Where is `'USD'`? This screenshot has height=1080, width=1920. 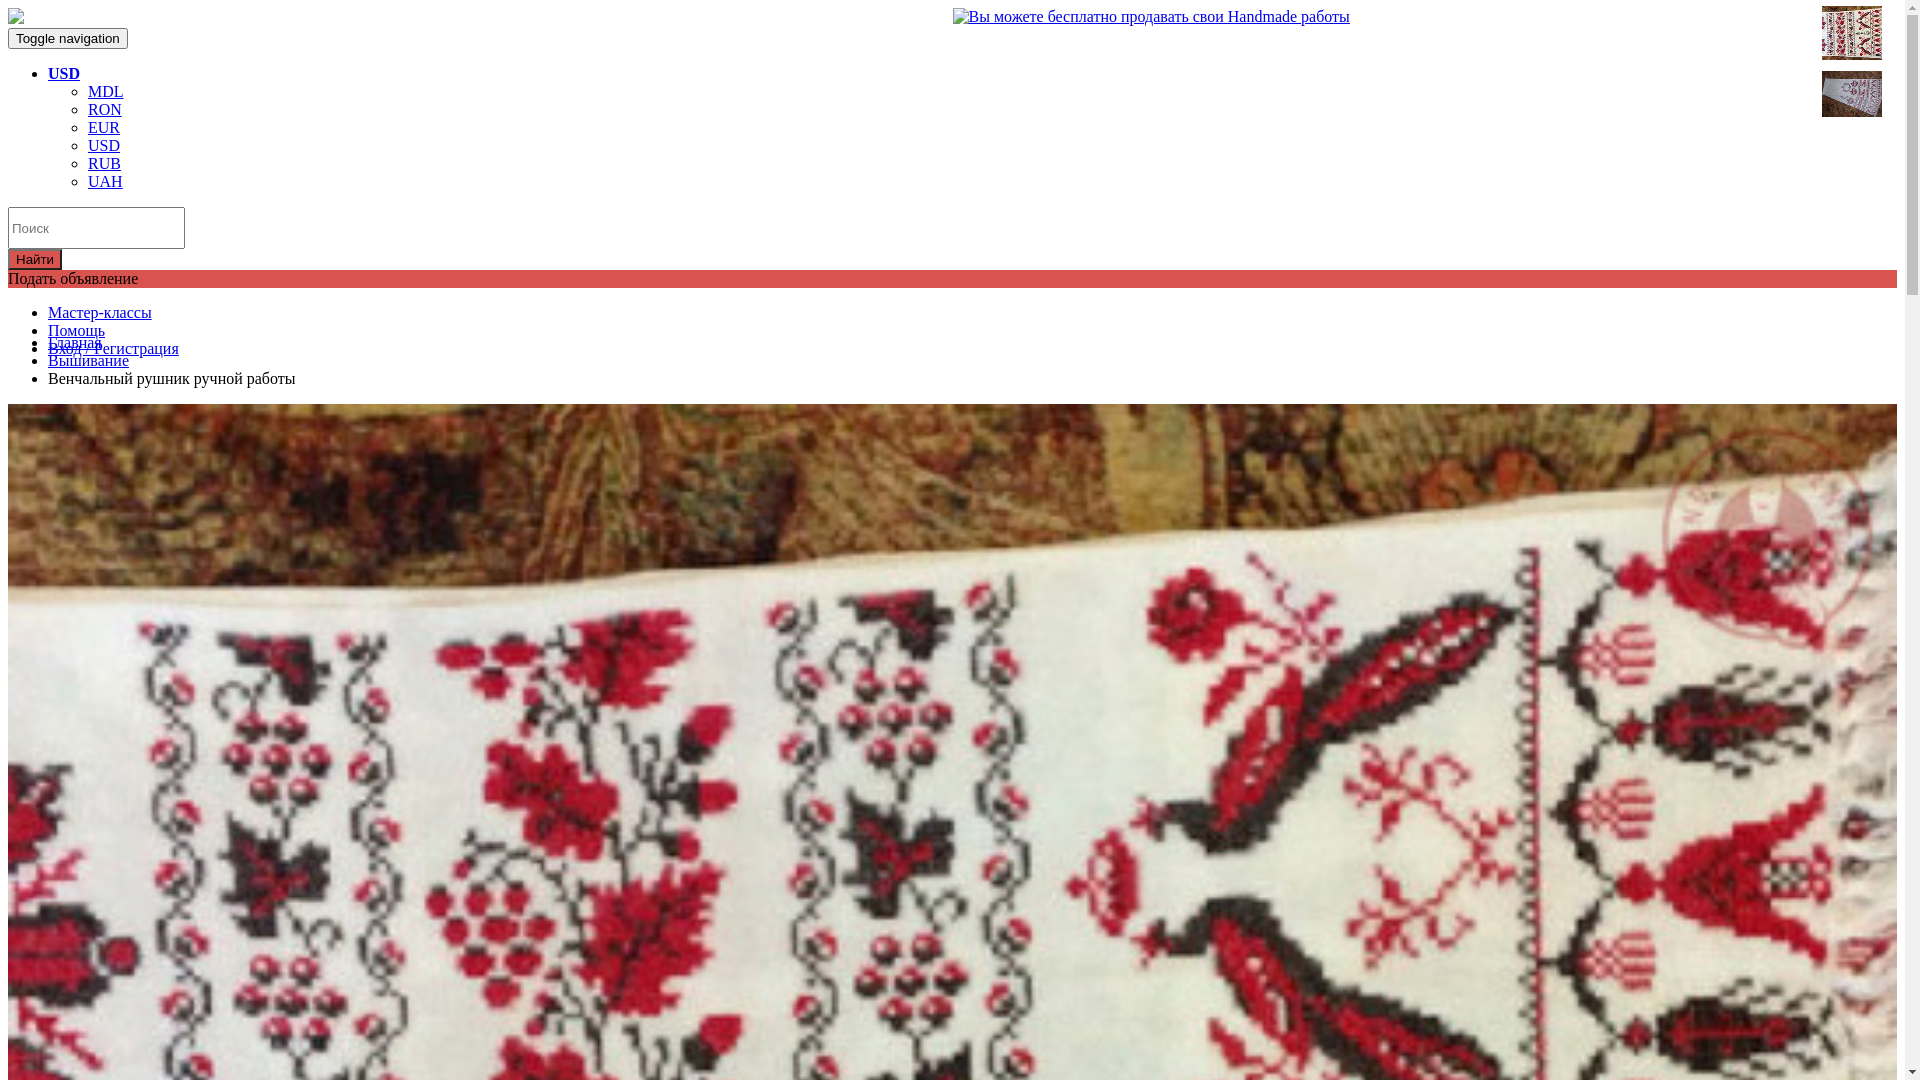 'USD' is located at coordinates (86, 144).